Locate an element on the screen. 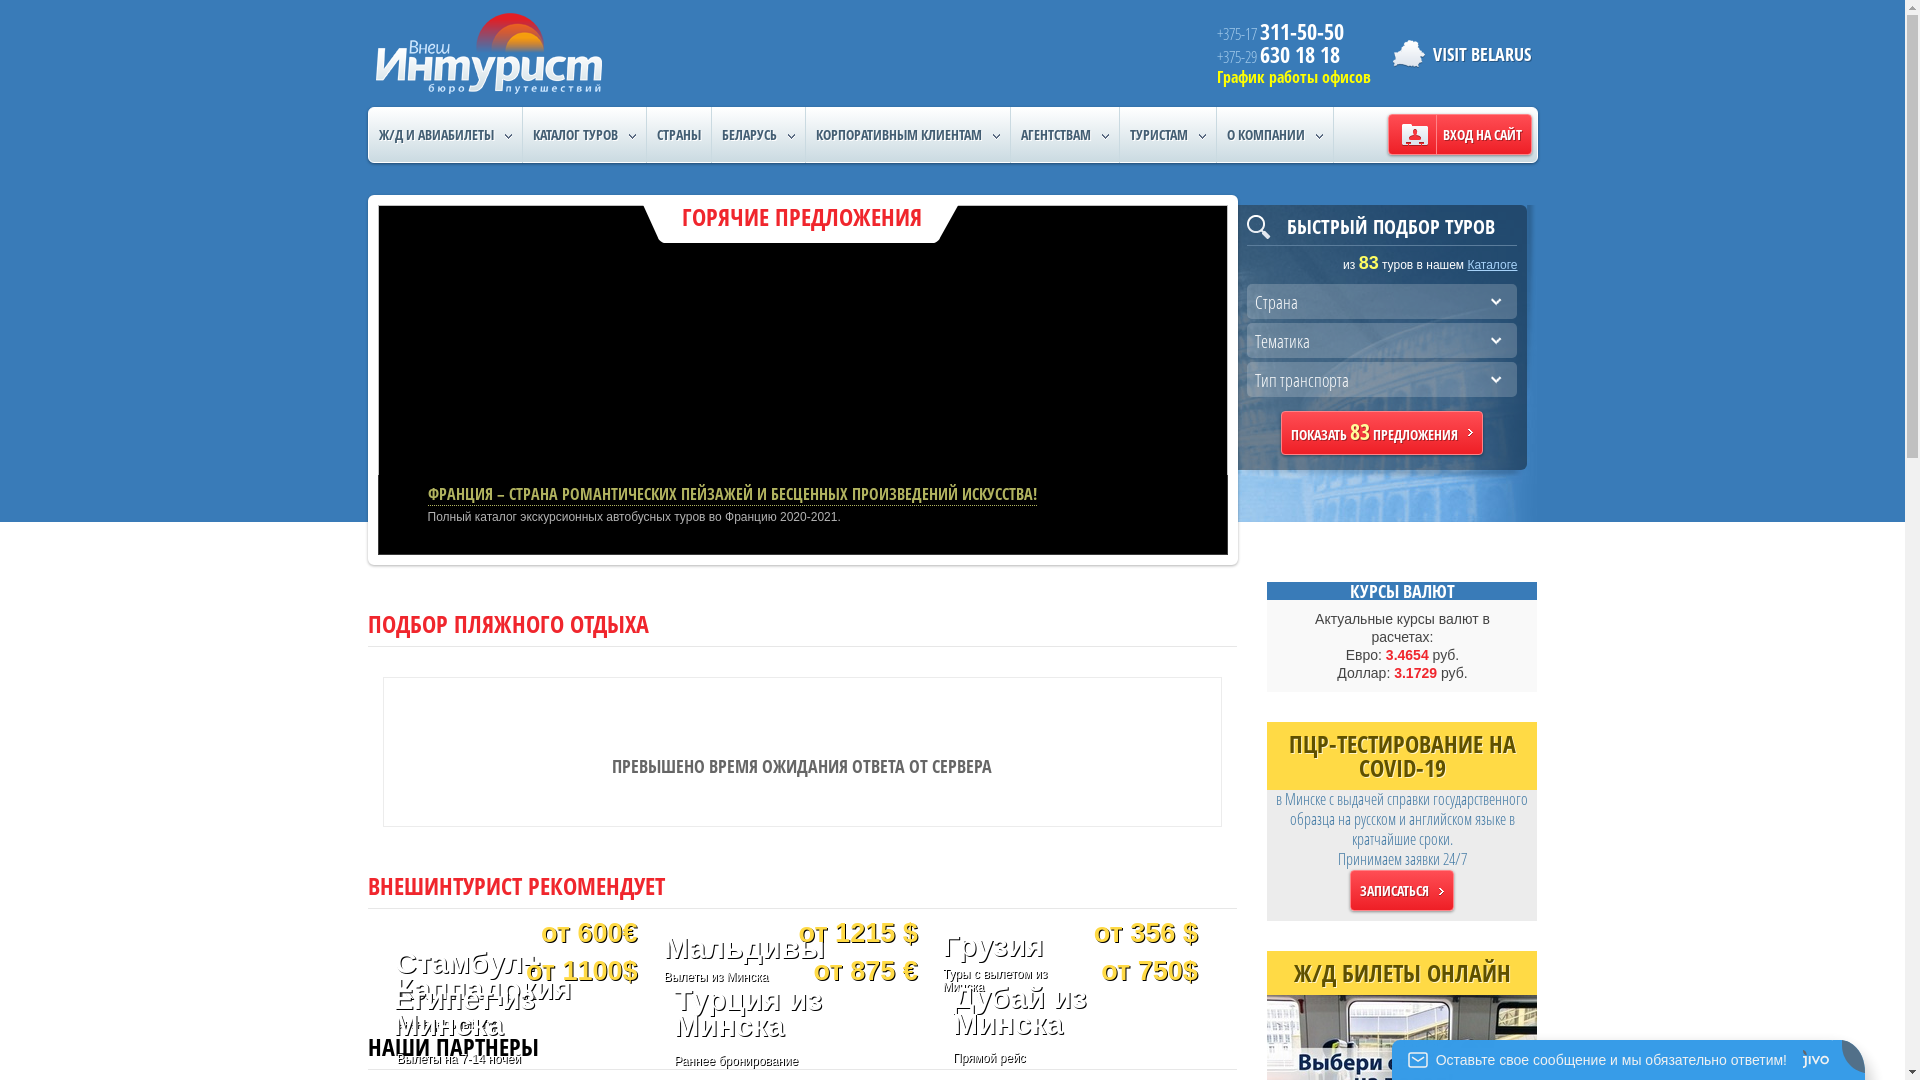  'VISIT BELARUS' is located at coordinates (1455, 53).